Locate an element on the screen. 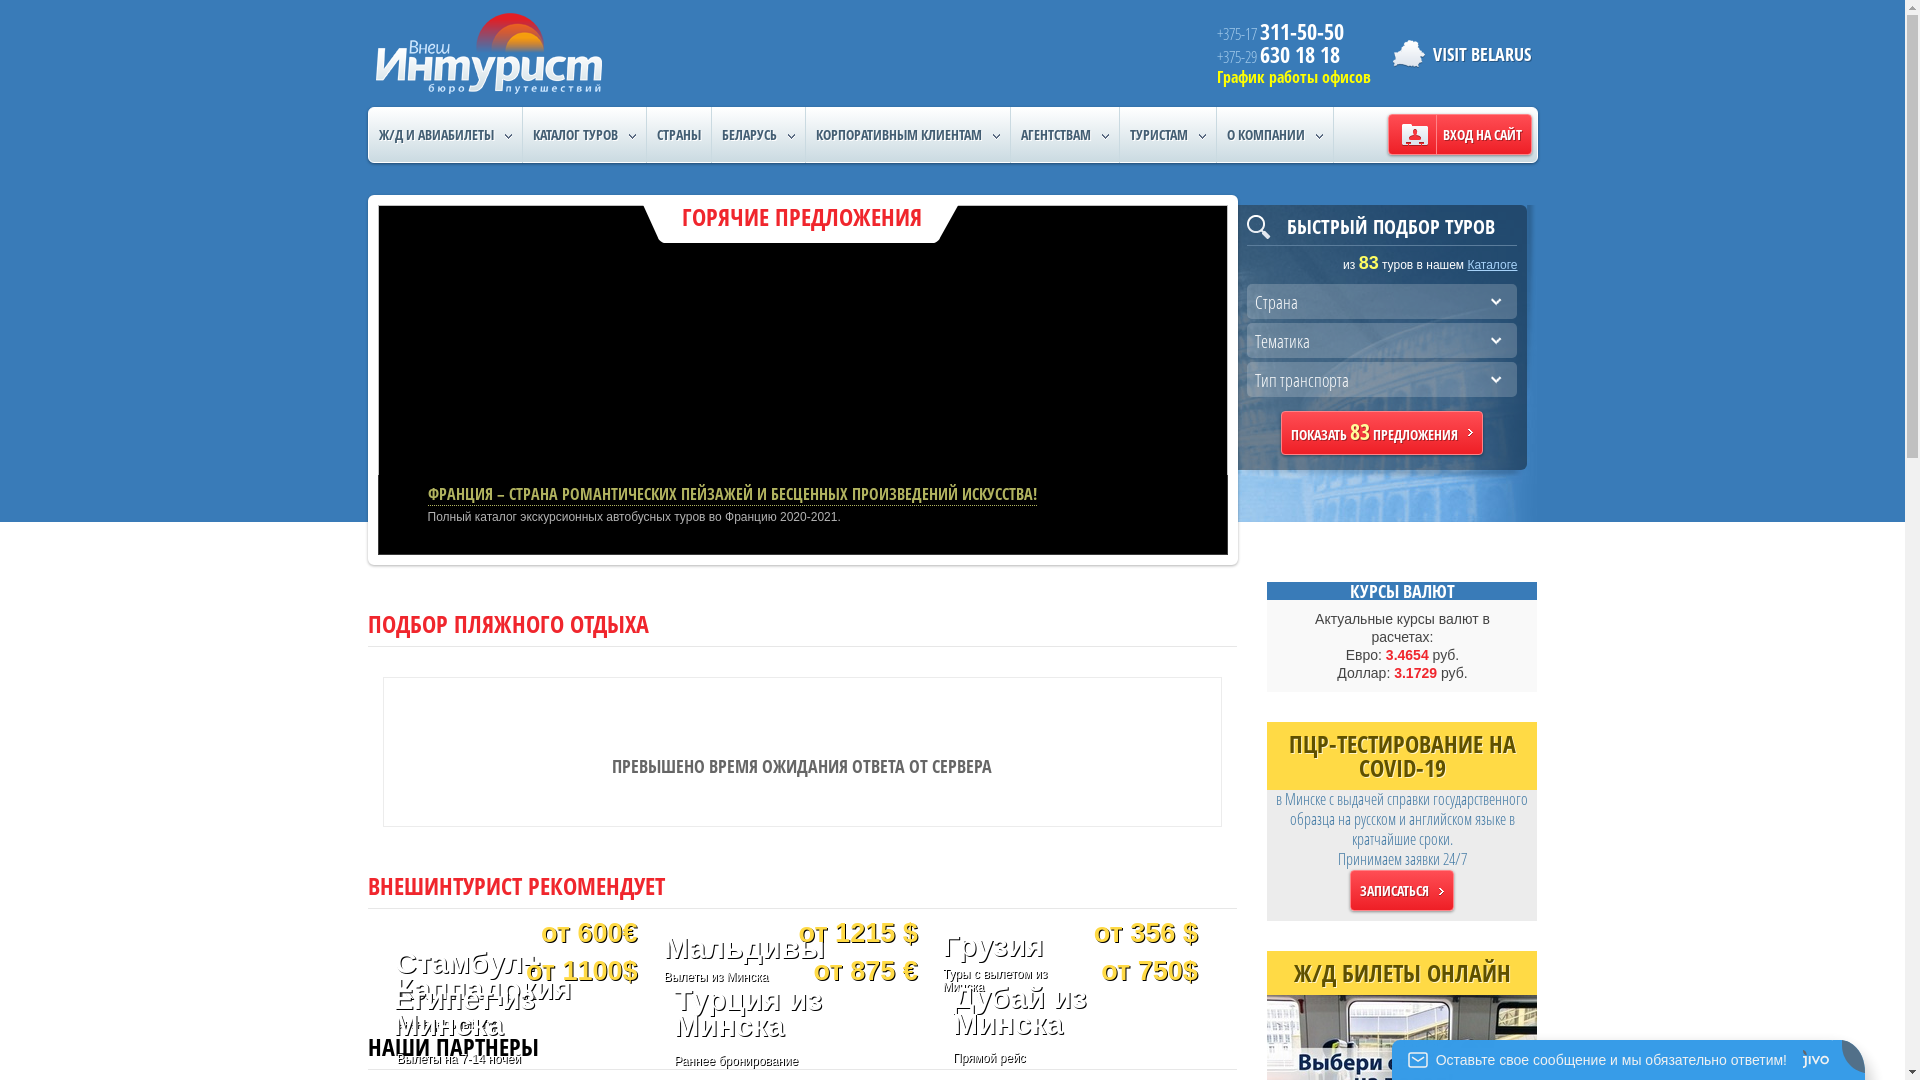  'VISIT BELARUS' is located at coordinates (1455, 53).